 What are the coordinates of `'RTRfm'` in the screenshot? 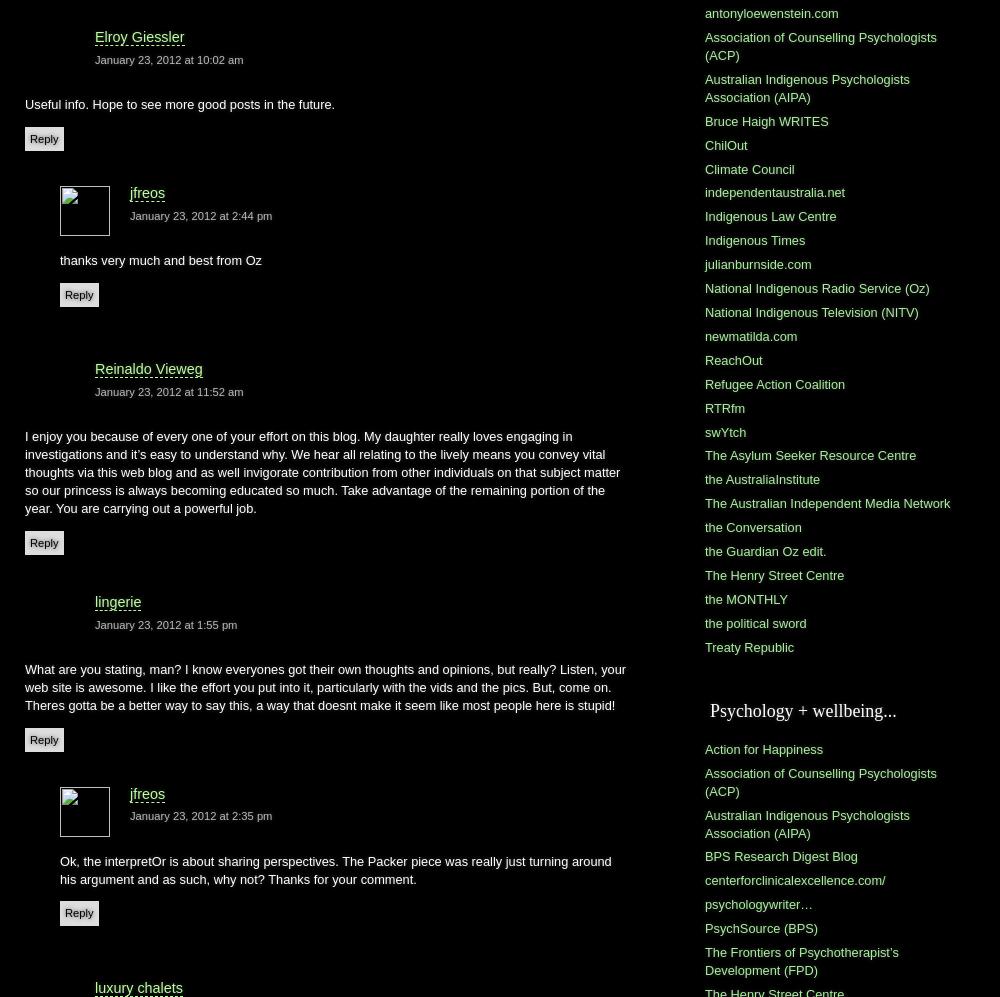 It's located at (704, 407).